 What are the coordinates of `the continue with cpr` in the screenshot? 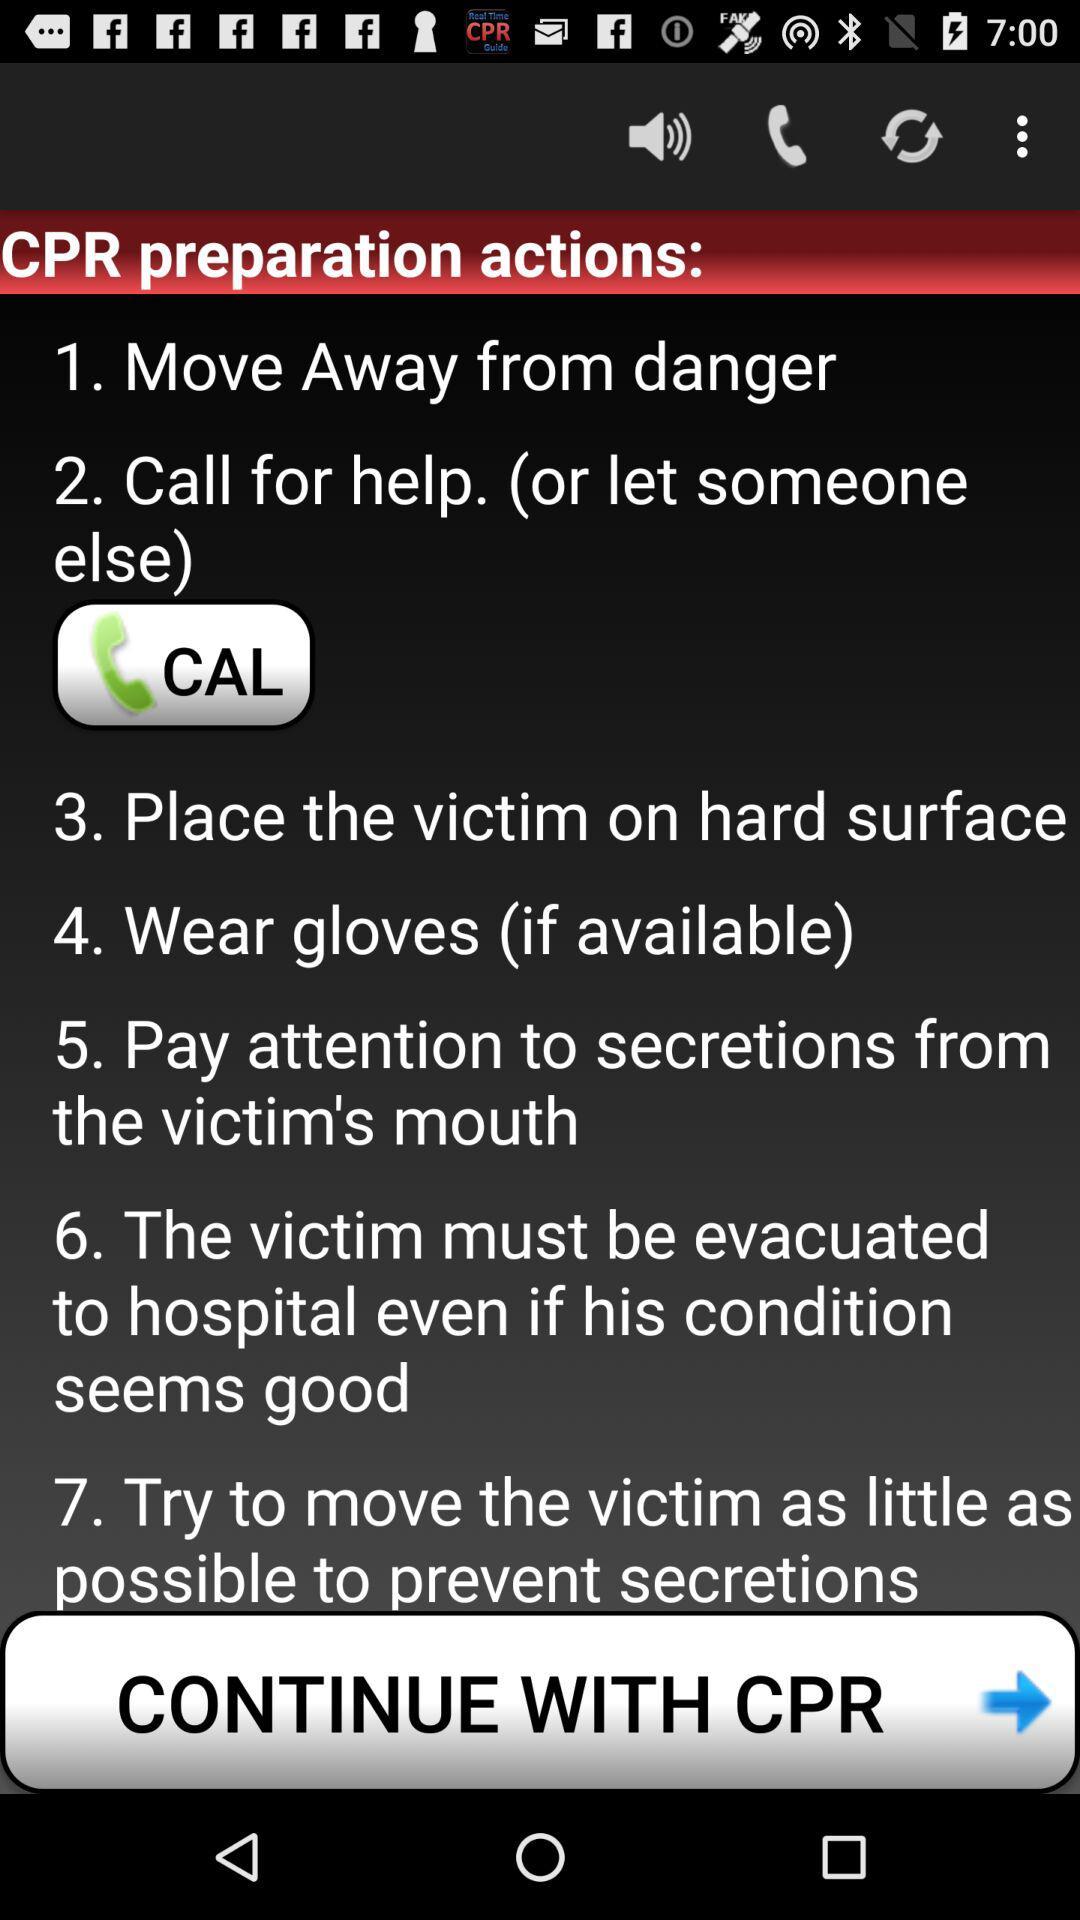 It's located at (540, 1701).